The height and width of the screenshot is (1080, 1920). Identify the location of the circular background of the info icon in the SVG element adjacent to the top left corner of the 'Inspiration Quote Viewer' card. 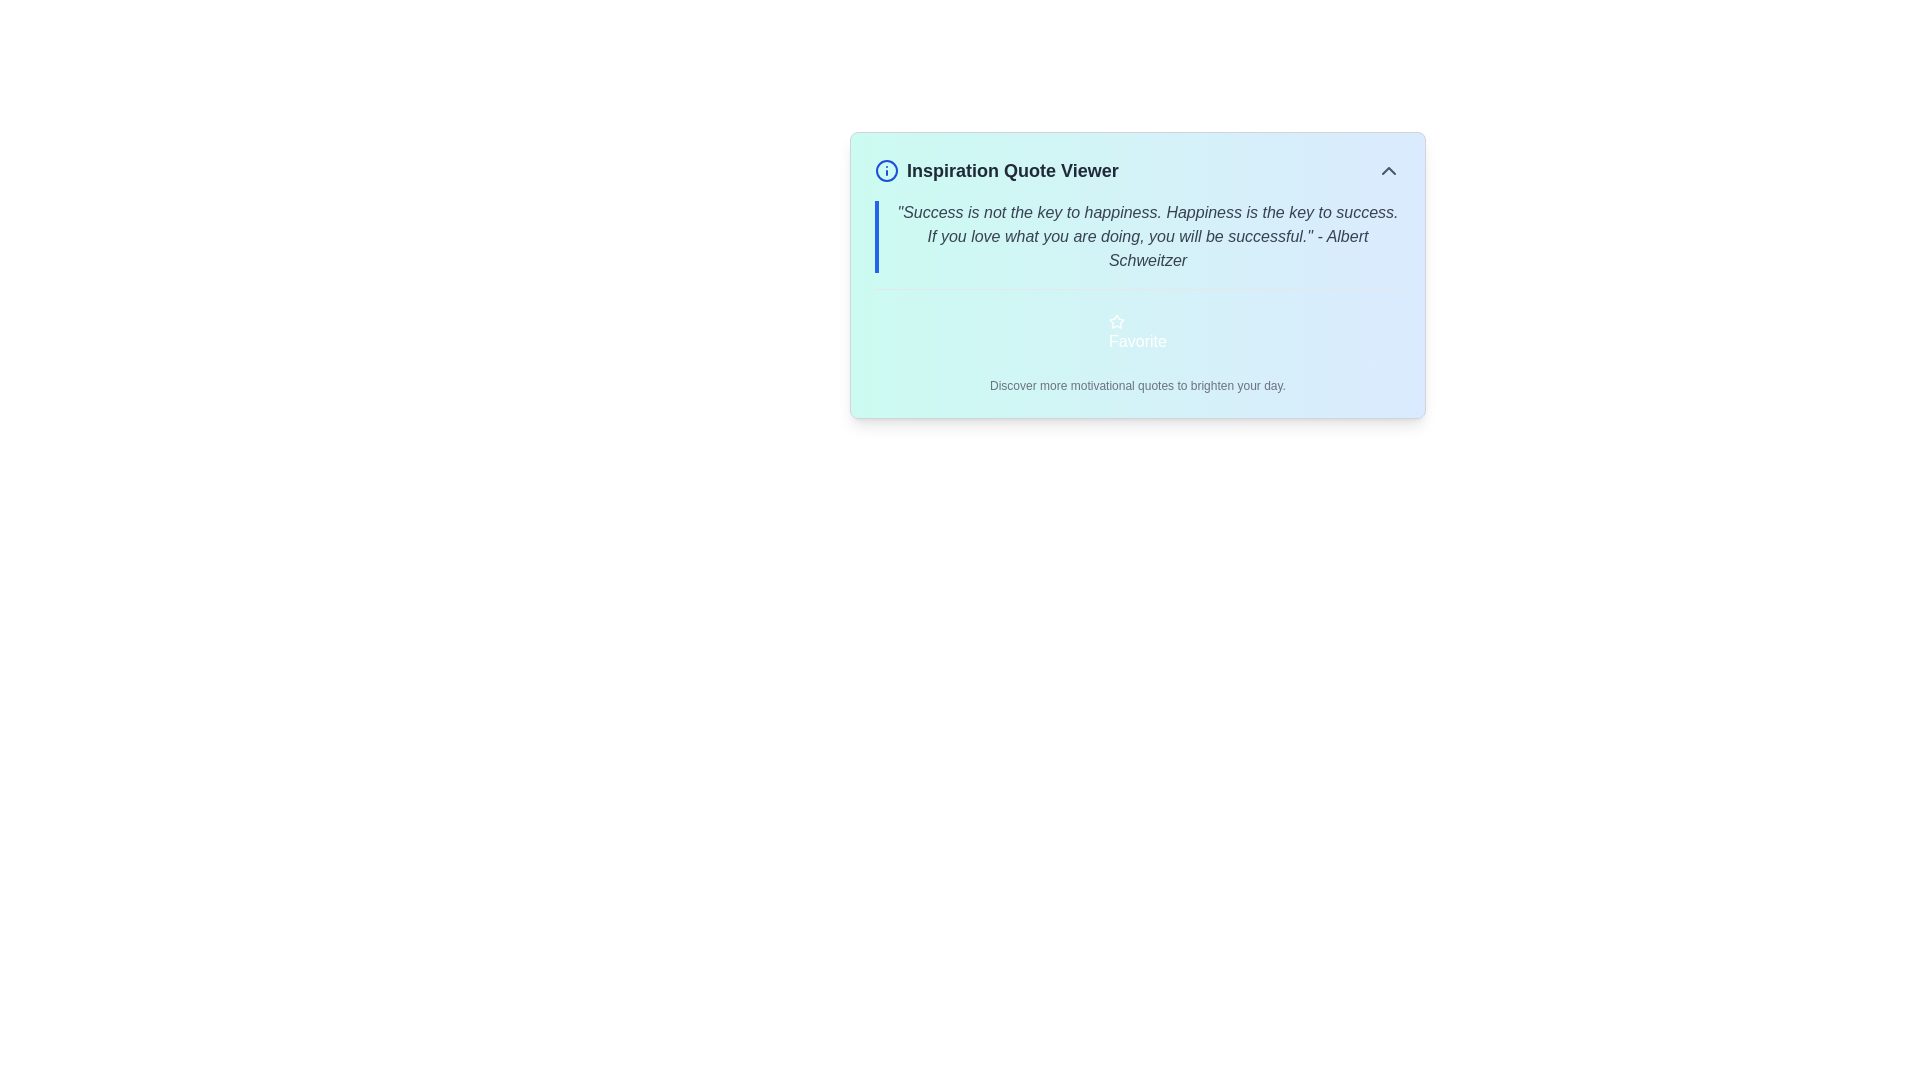
(886, 169).